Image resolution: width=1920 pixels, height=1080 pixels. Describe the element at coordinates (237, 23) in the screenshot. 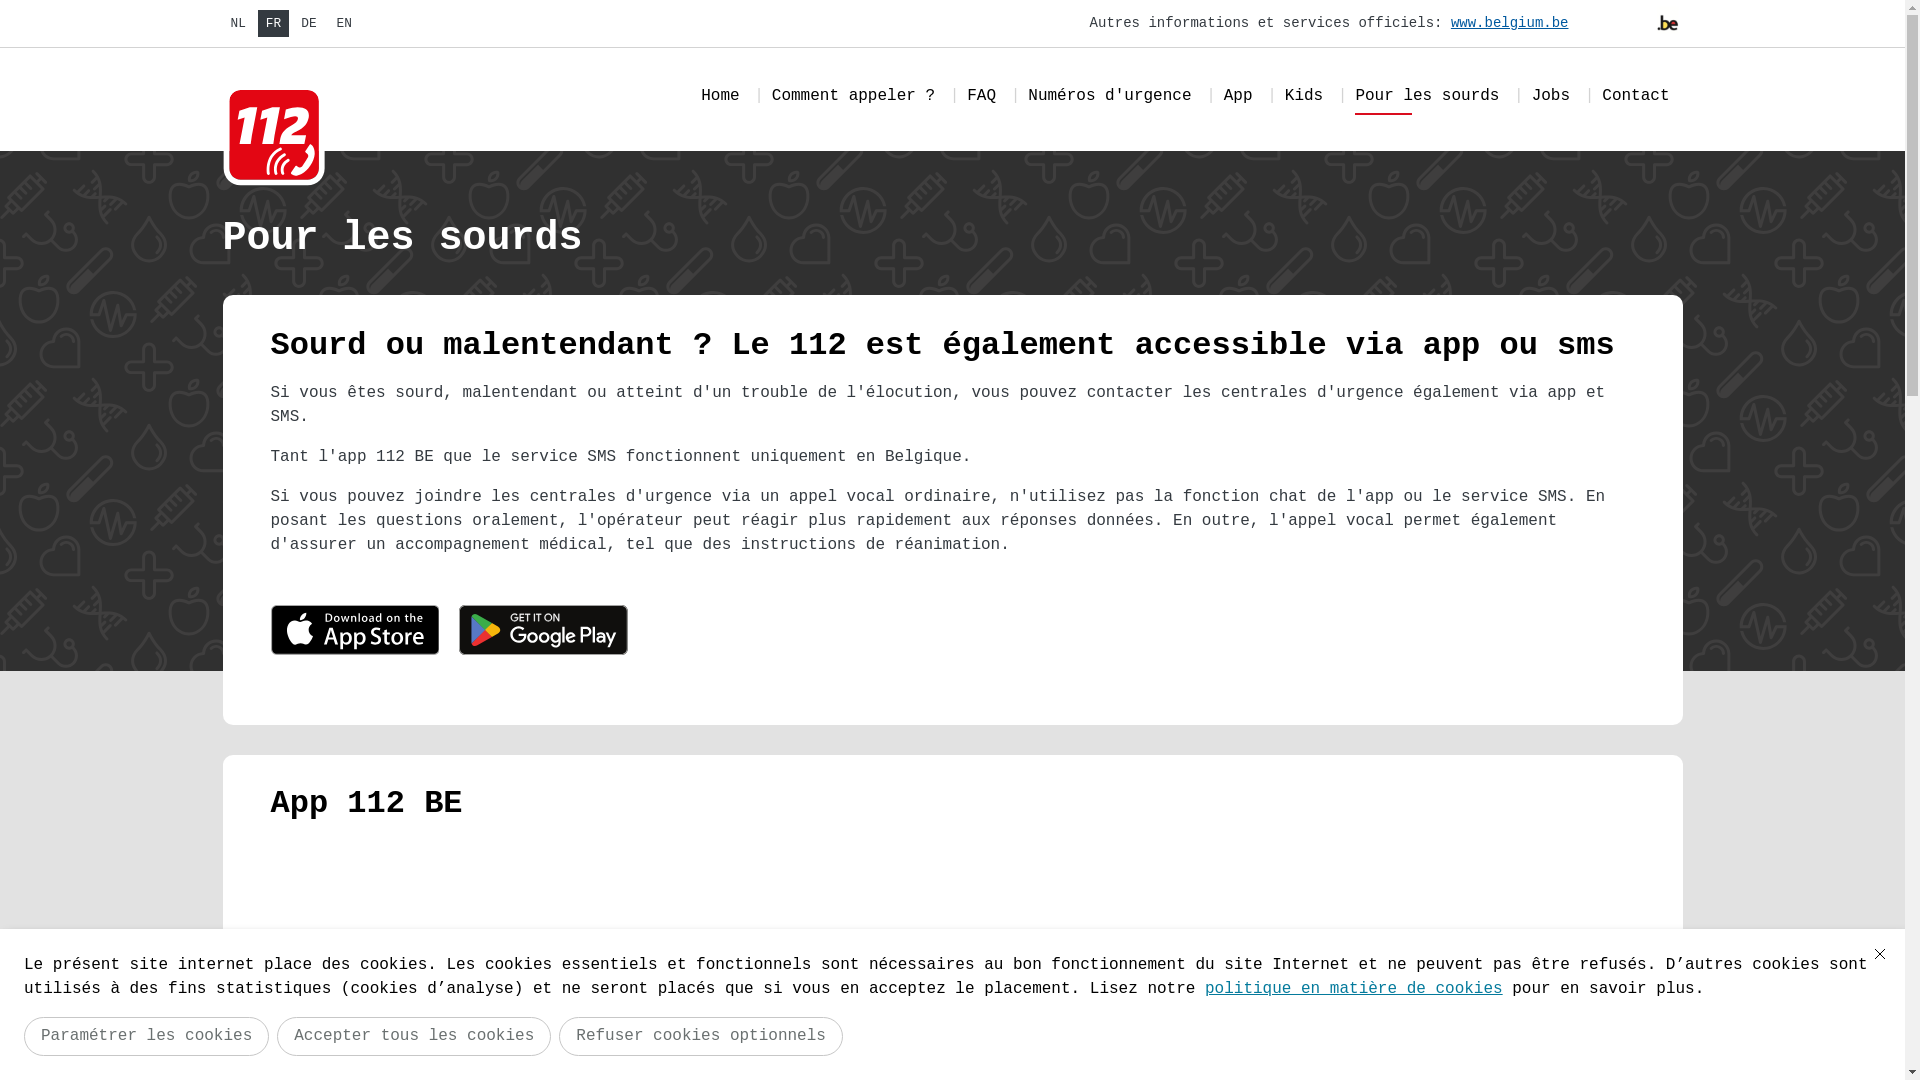

I see `'NL'` at that location.